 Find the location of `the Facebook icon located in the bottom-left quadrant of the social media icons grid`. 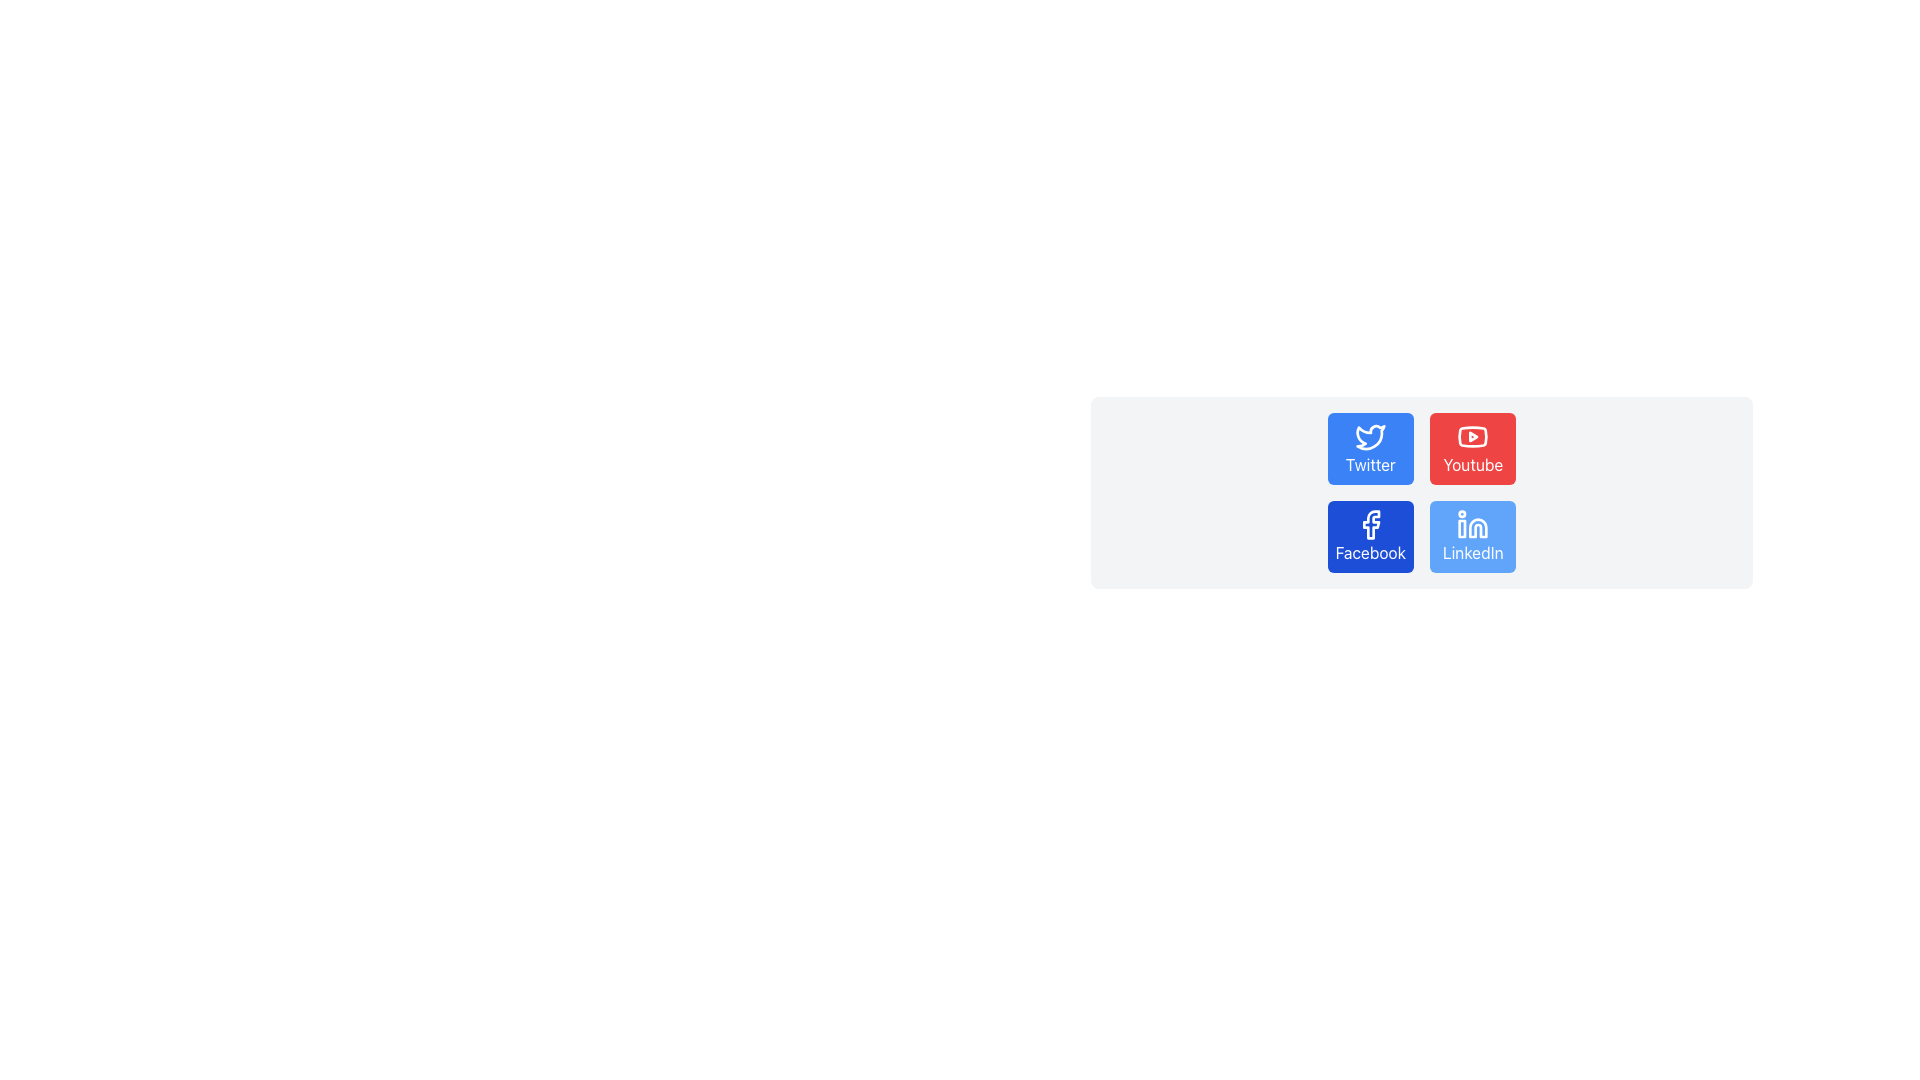

the Facebook icon located in the bottom-left quadrant of the social media icons grid is located at coordinates (1370, 523).